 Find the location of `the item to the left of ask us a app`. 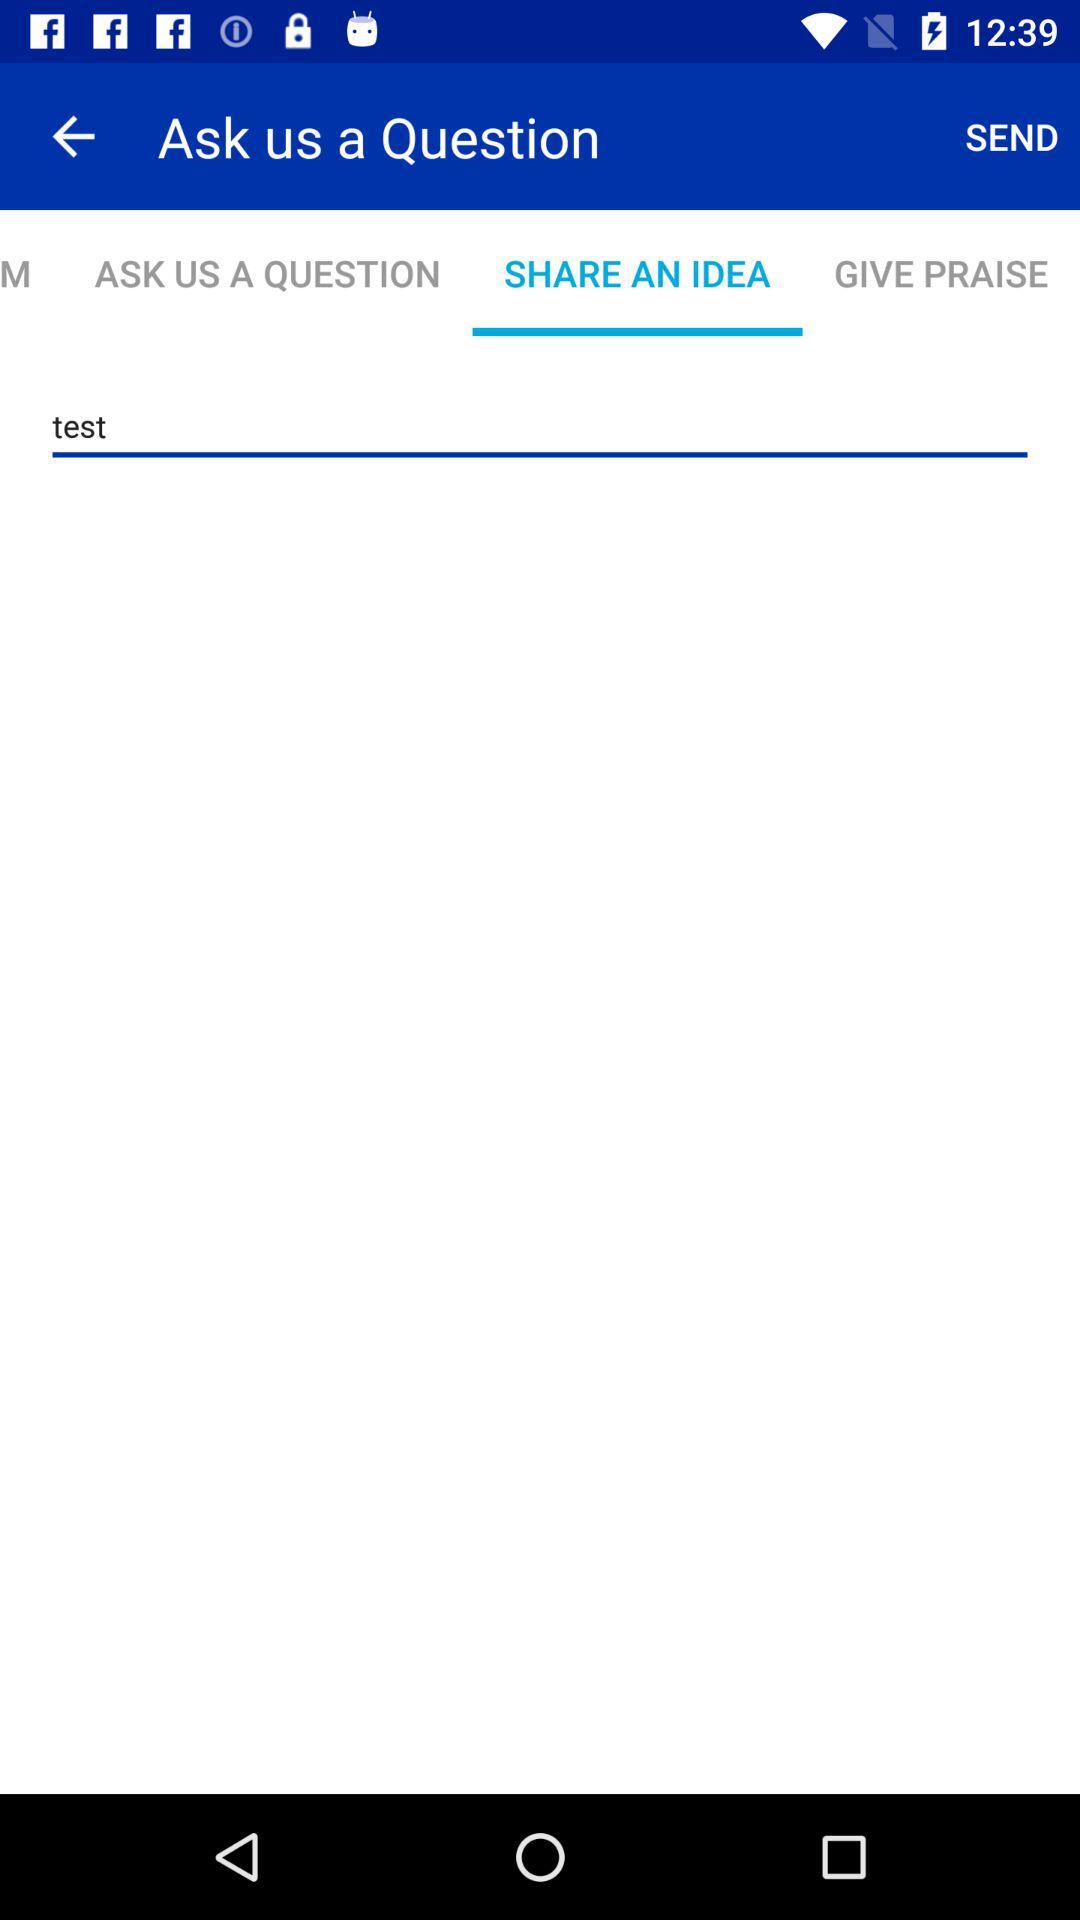

the item to the left of ask us a app is located at coordinates (72, 135).